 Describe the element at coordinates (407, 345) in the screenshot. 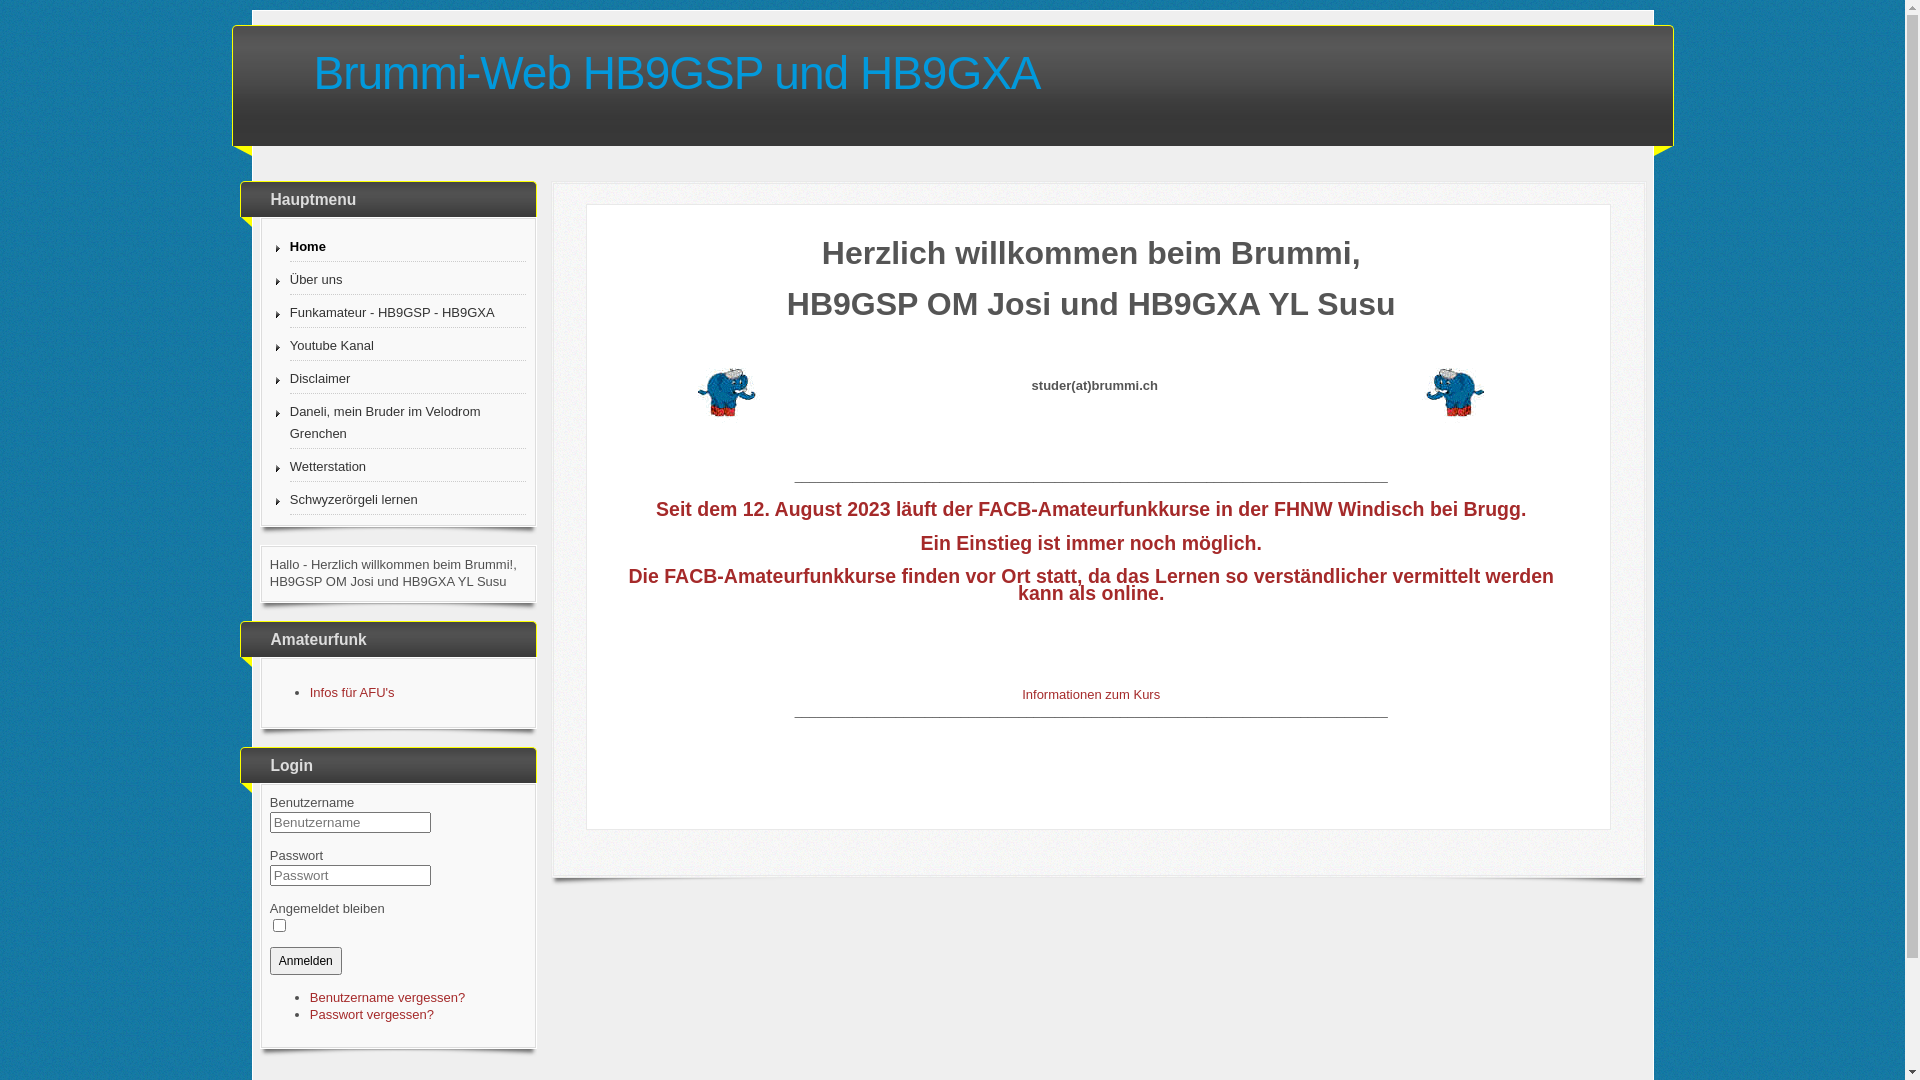

I see `'Youtube Kanal'` at that location.